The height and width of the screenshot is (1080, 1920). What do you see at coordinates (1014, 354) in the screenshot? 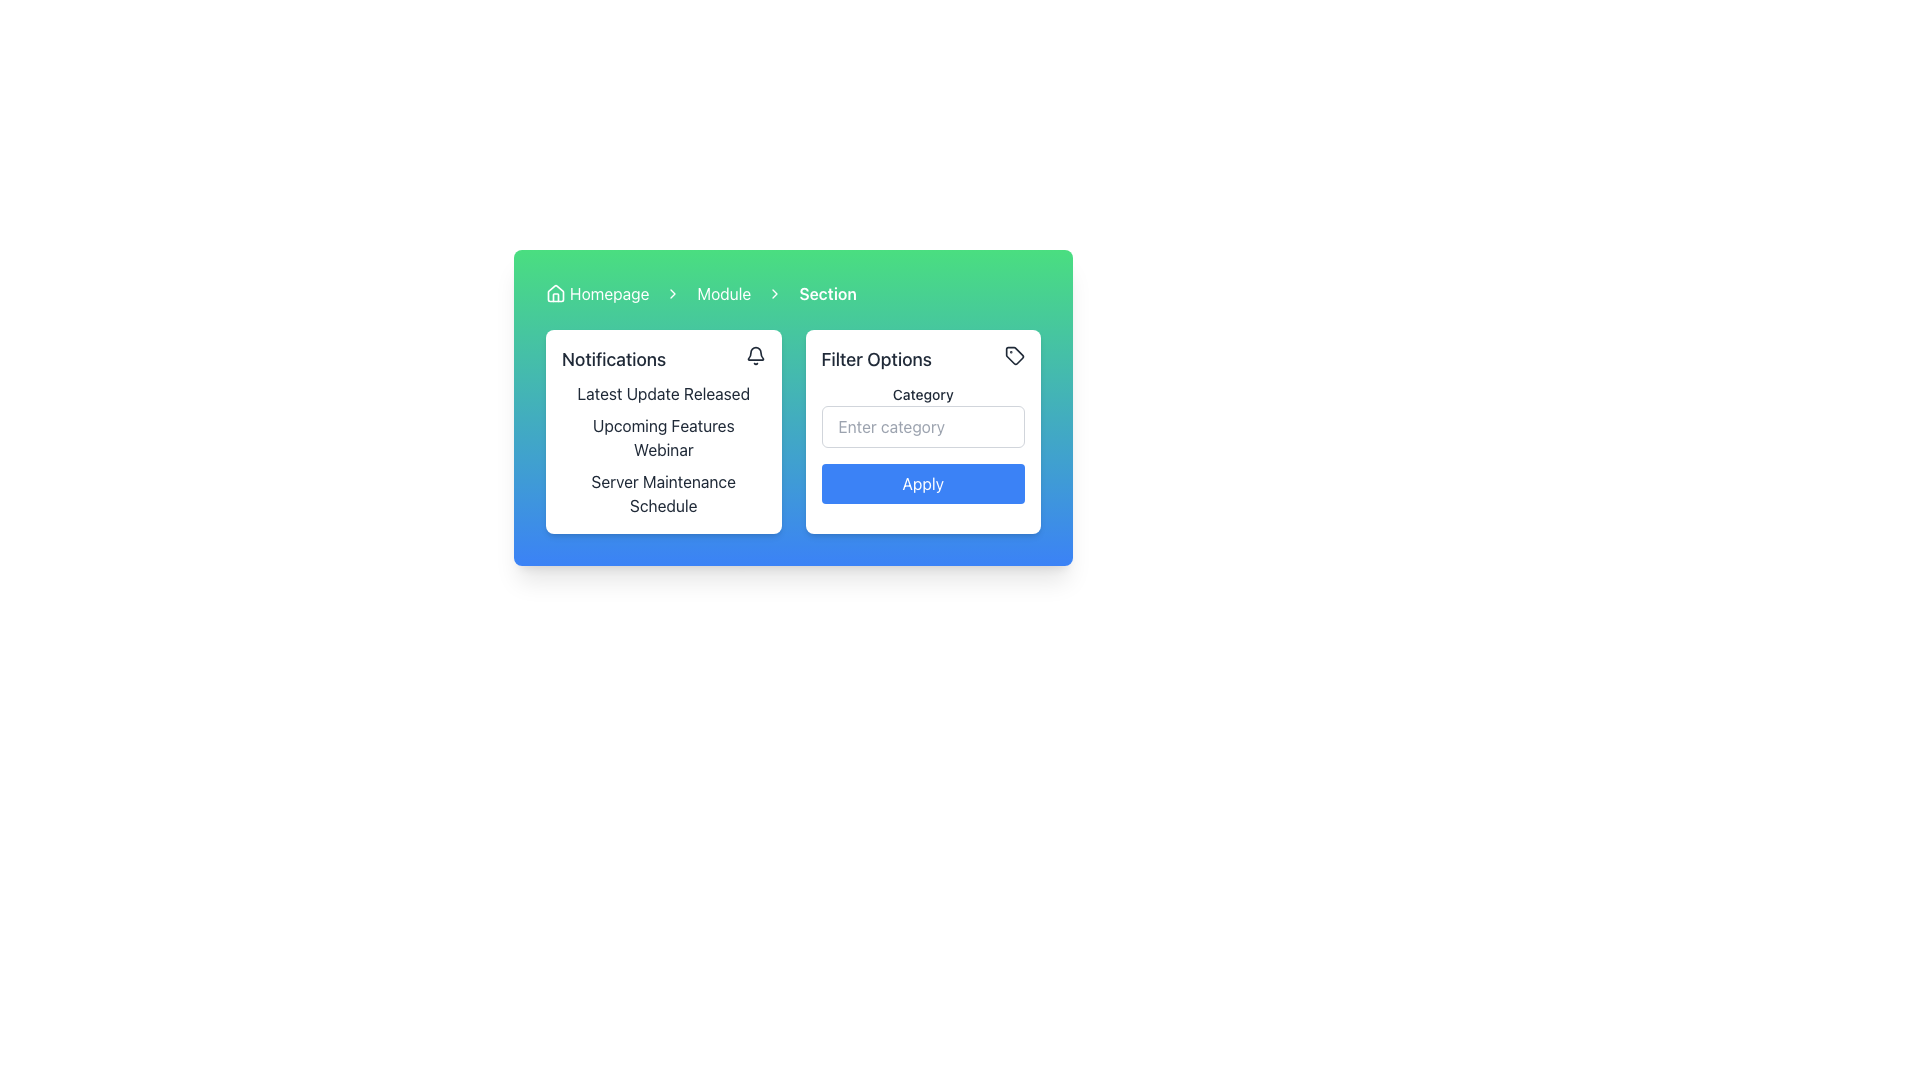
I see `the tag-shaped icon located in the upper-right corner of the 'Filter Options' section, which serves as an action initiator for filtering or categorization purposes` at bounding box center [1014, 354].